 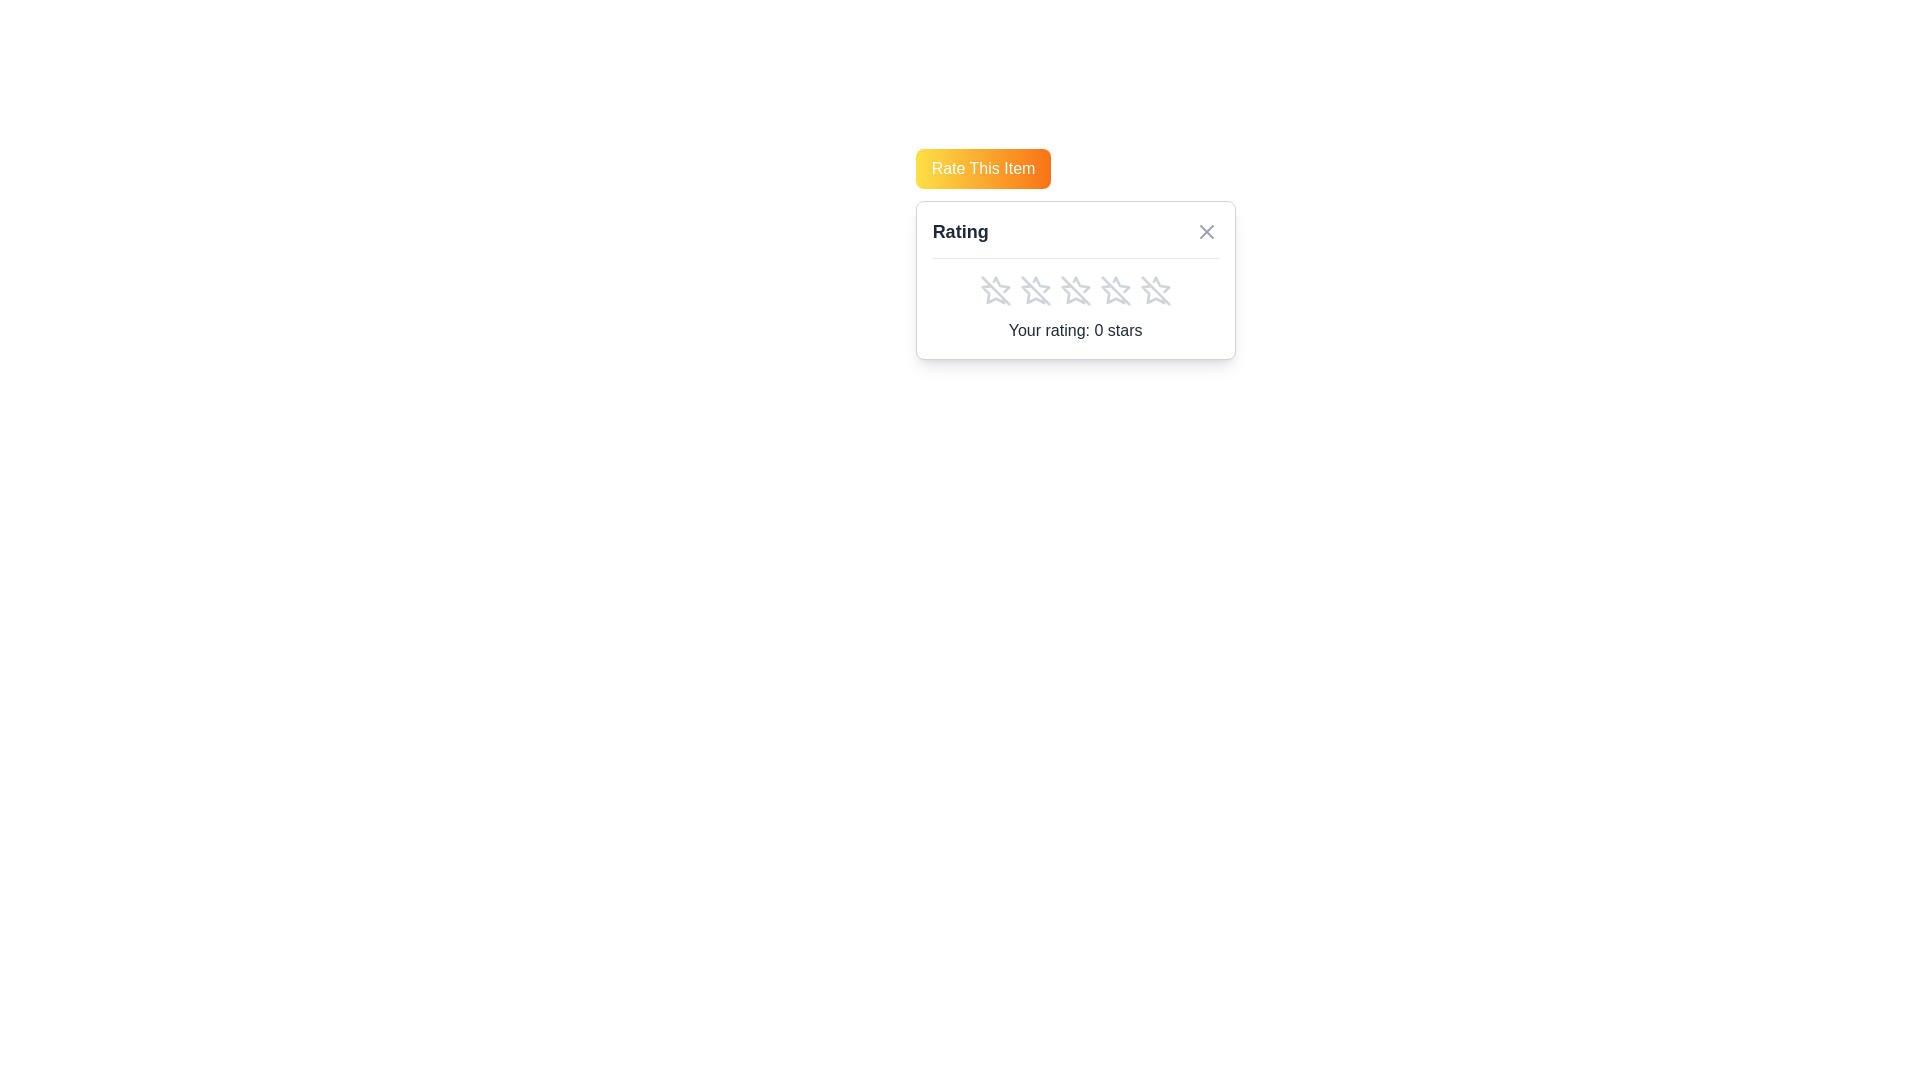 What do you see at coordinates (1074, 290) in the screenshot?
I see `the third star icon in the rating component to adjust the rating score` at bounding box center [1074, 290].